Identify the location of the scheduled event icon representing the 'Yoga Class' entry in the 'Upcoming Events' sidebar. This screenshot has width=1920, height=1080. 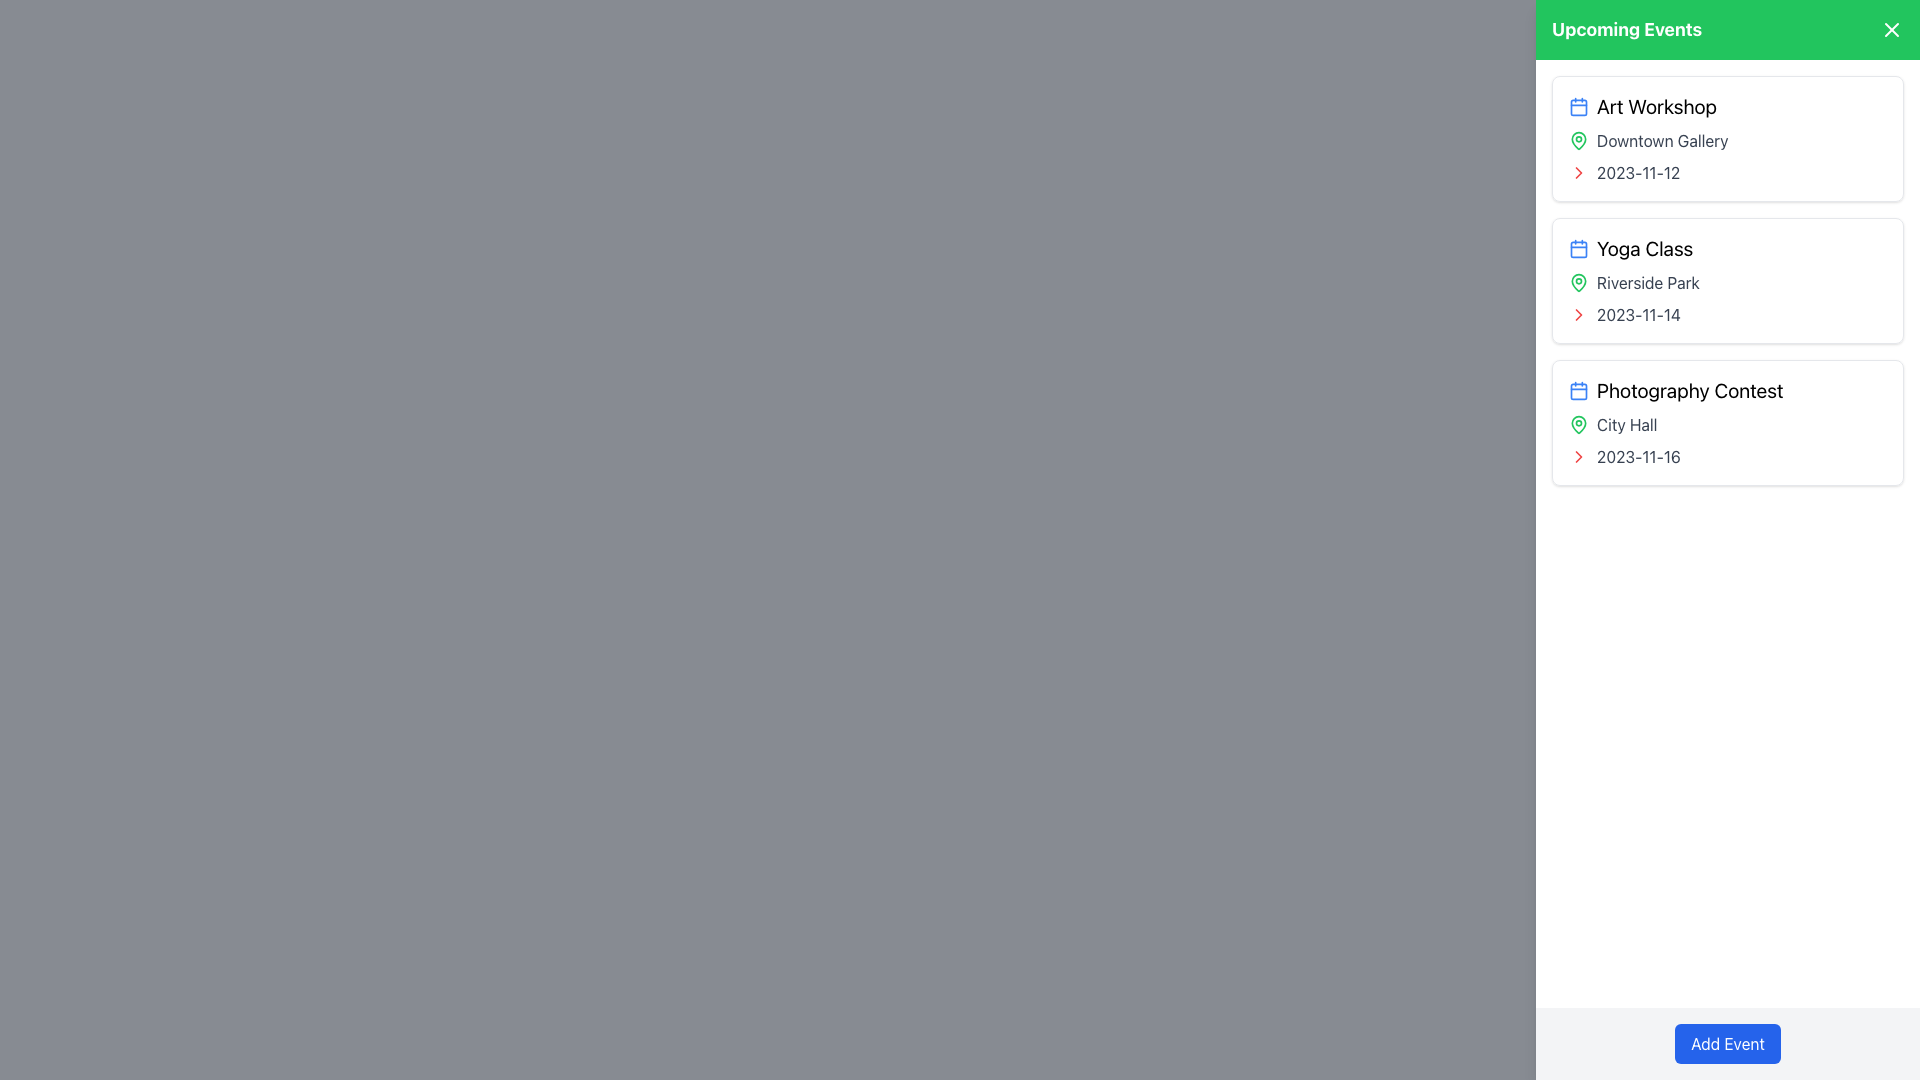
(1578, 248).